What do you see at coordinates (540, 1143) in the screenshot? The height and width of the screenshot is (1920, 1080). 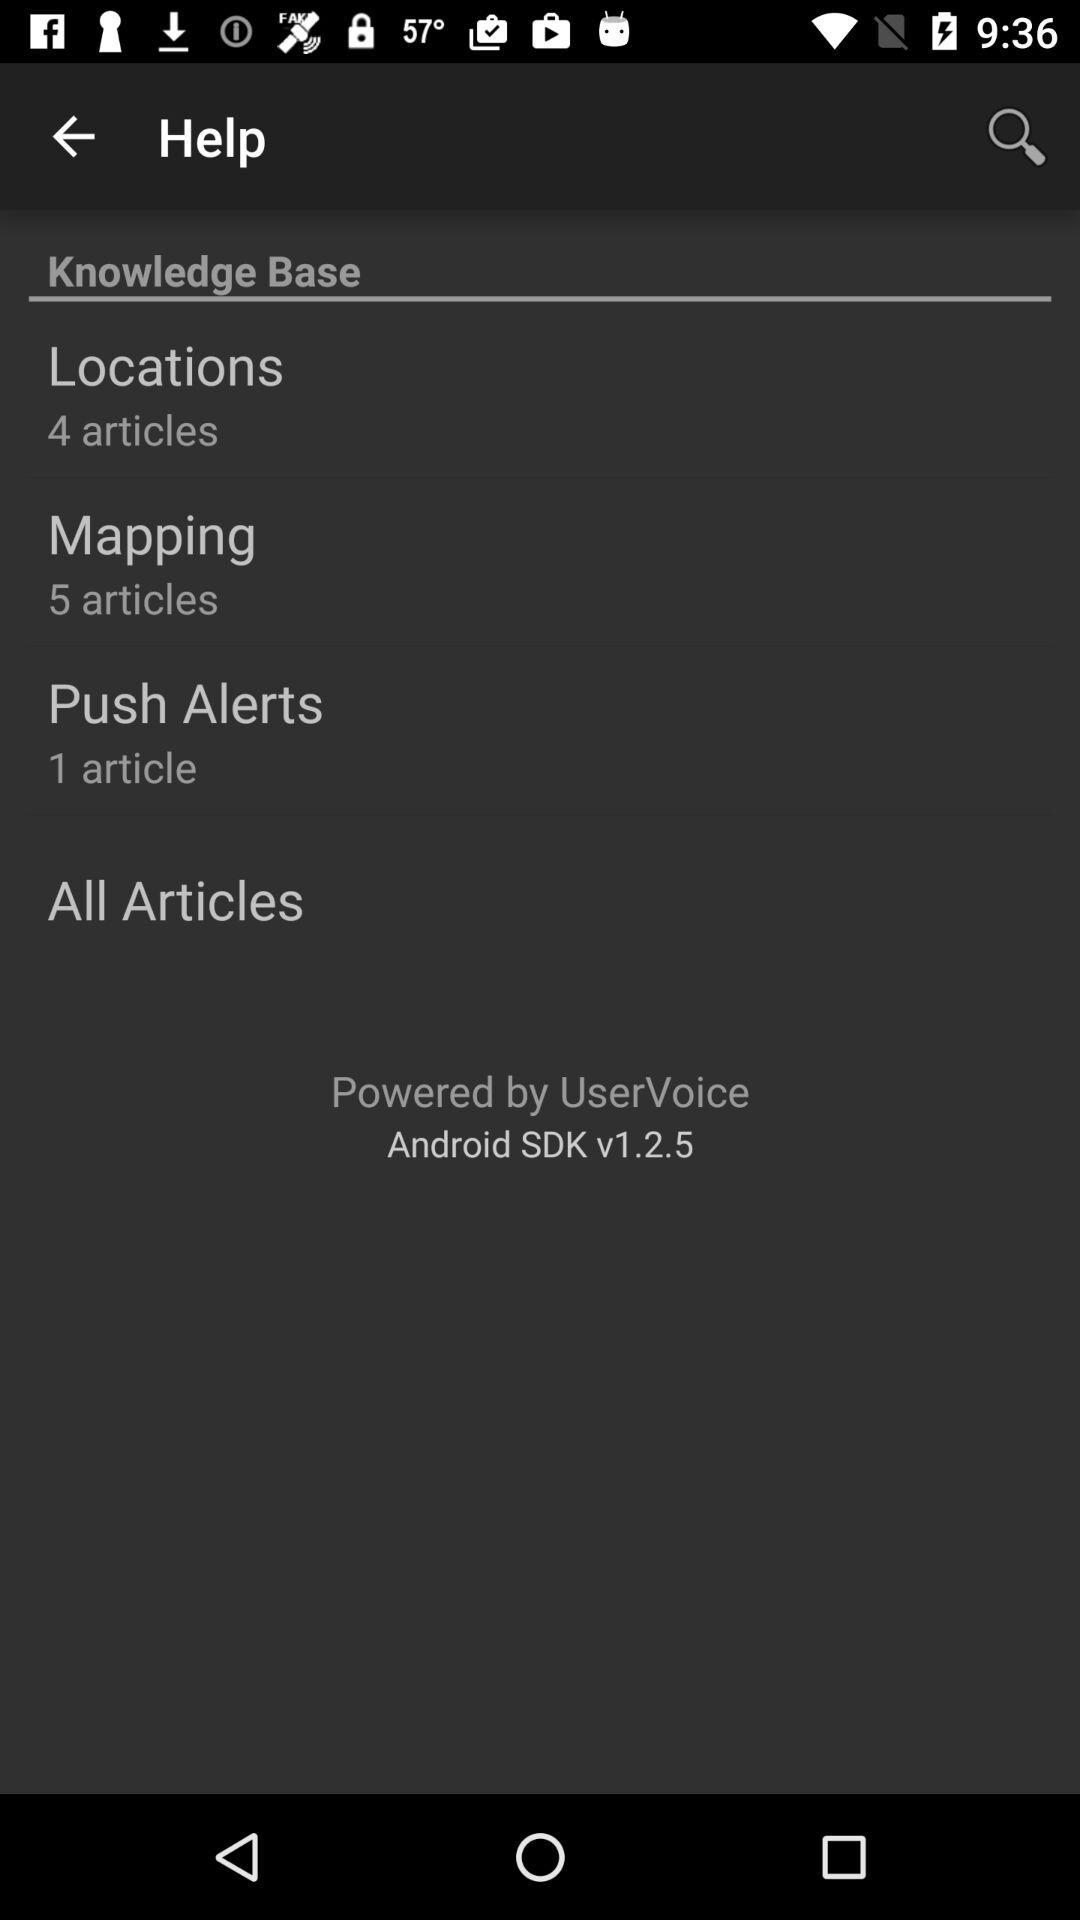 I see `the android sdk v1 icon` at bounding box center [540, 1143].